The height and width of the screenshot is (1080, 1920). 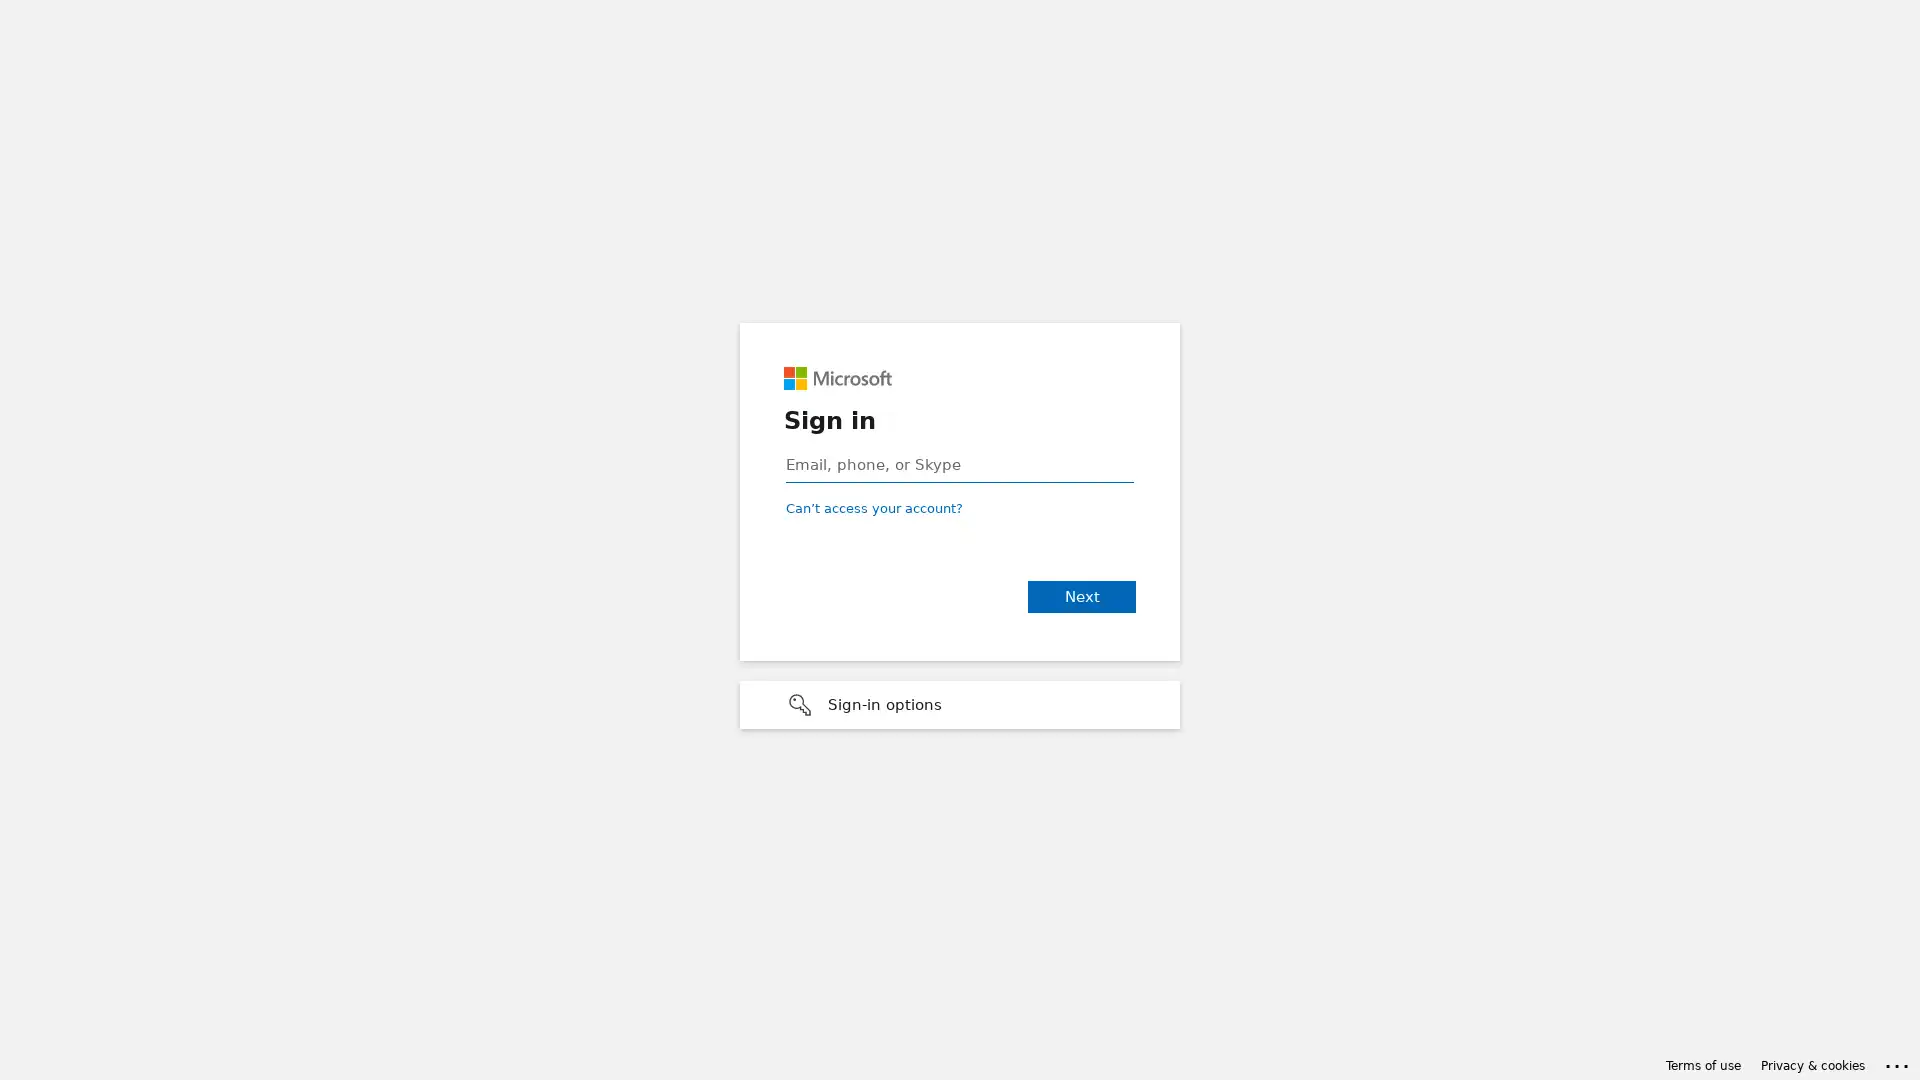 I want to click on Click here for troubleshooting information, so click(x=1897, y=1062).